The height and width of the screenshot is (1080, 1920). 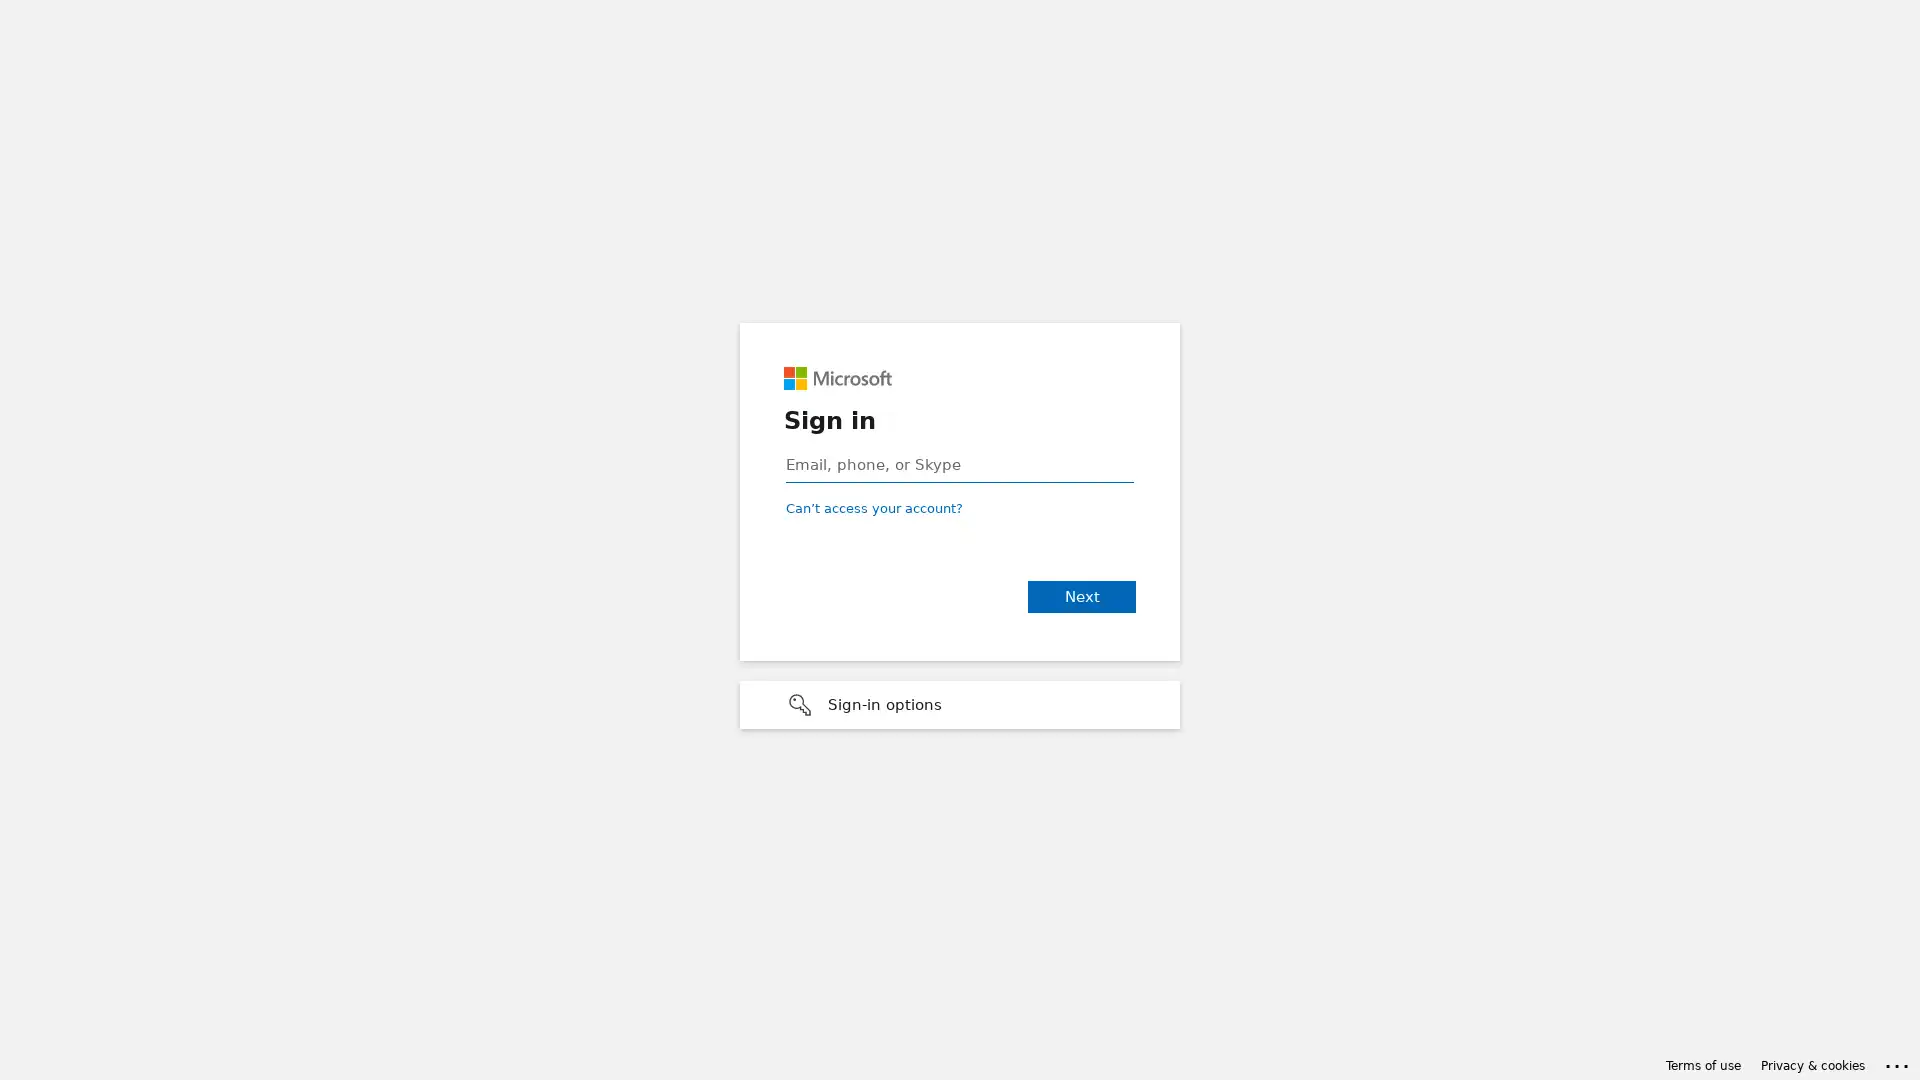 I want to click on Click here for troubleshooting information, so click(x=1897, y=1062).